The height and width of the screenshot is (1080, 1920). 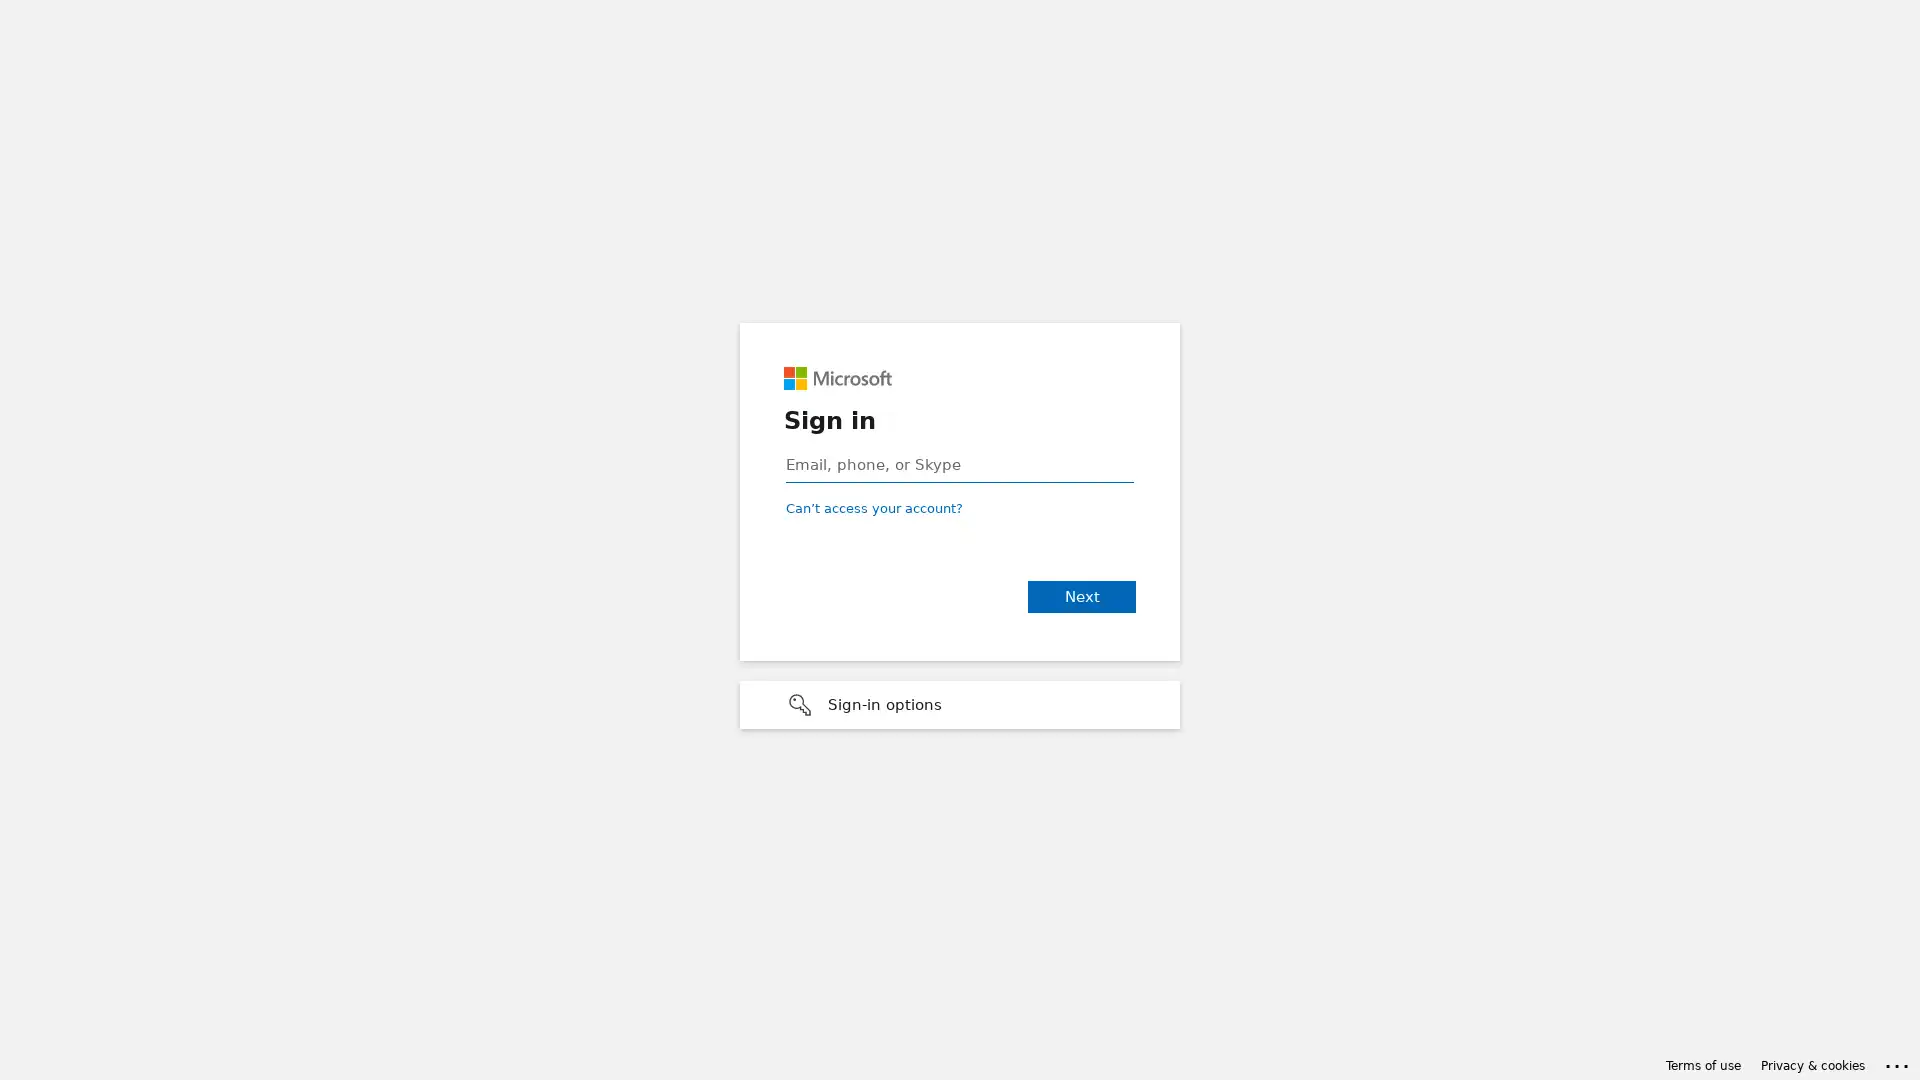 I want to click on Click here for troubleshooting information, so click(x=1897, y=1062).